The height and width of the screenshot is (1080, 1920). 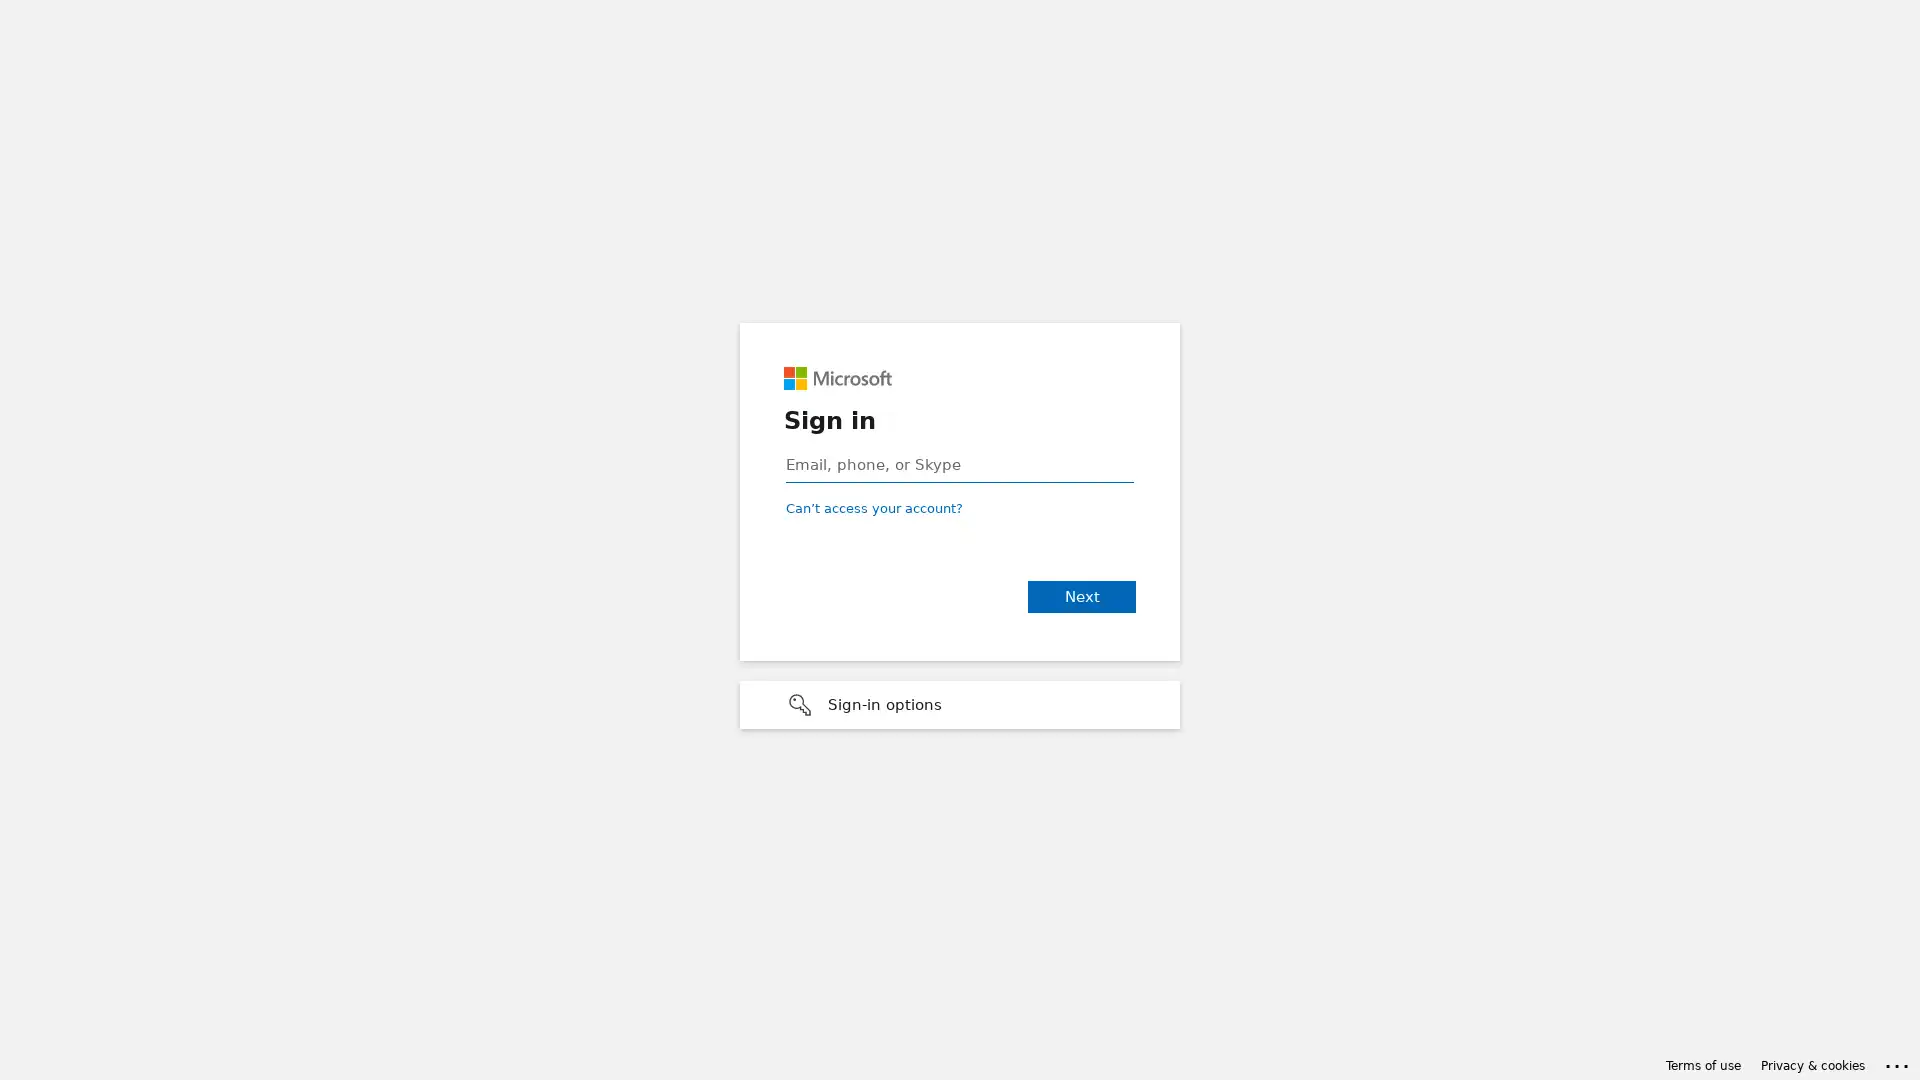 I want to click on Click here for troubleshooting information, so click(x=1897, y=1062).